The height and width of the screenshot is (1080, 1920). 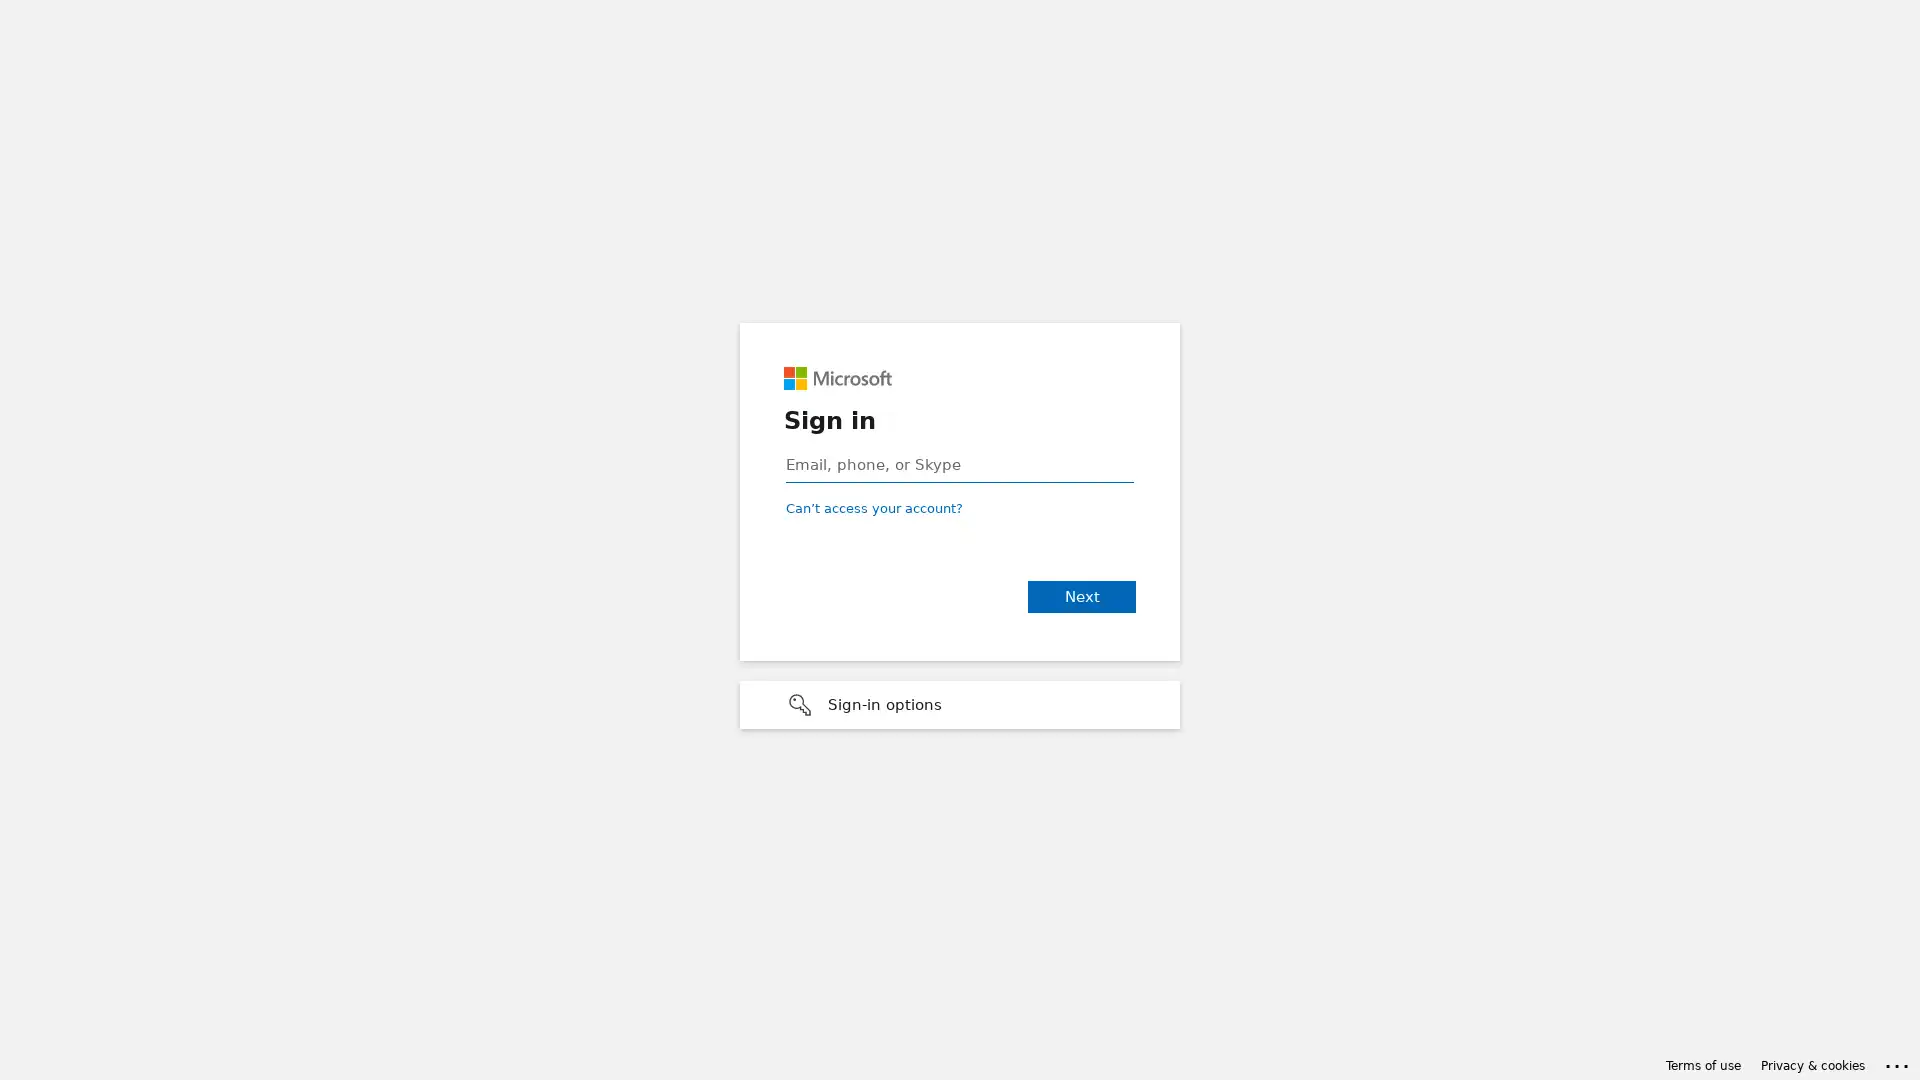 I want to click on Click here for troubleshooting information, so click(x=1897, y=1062).